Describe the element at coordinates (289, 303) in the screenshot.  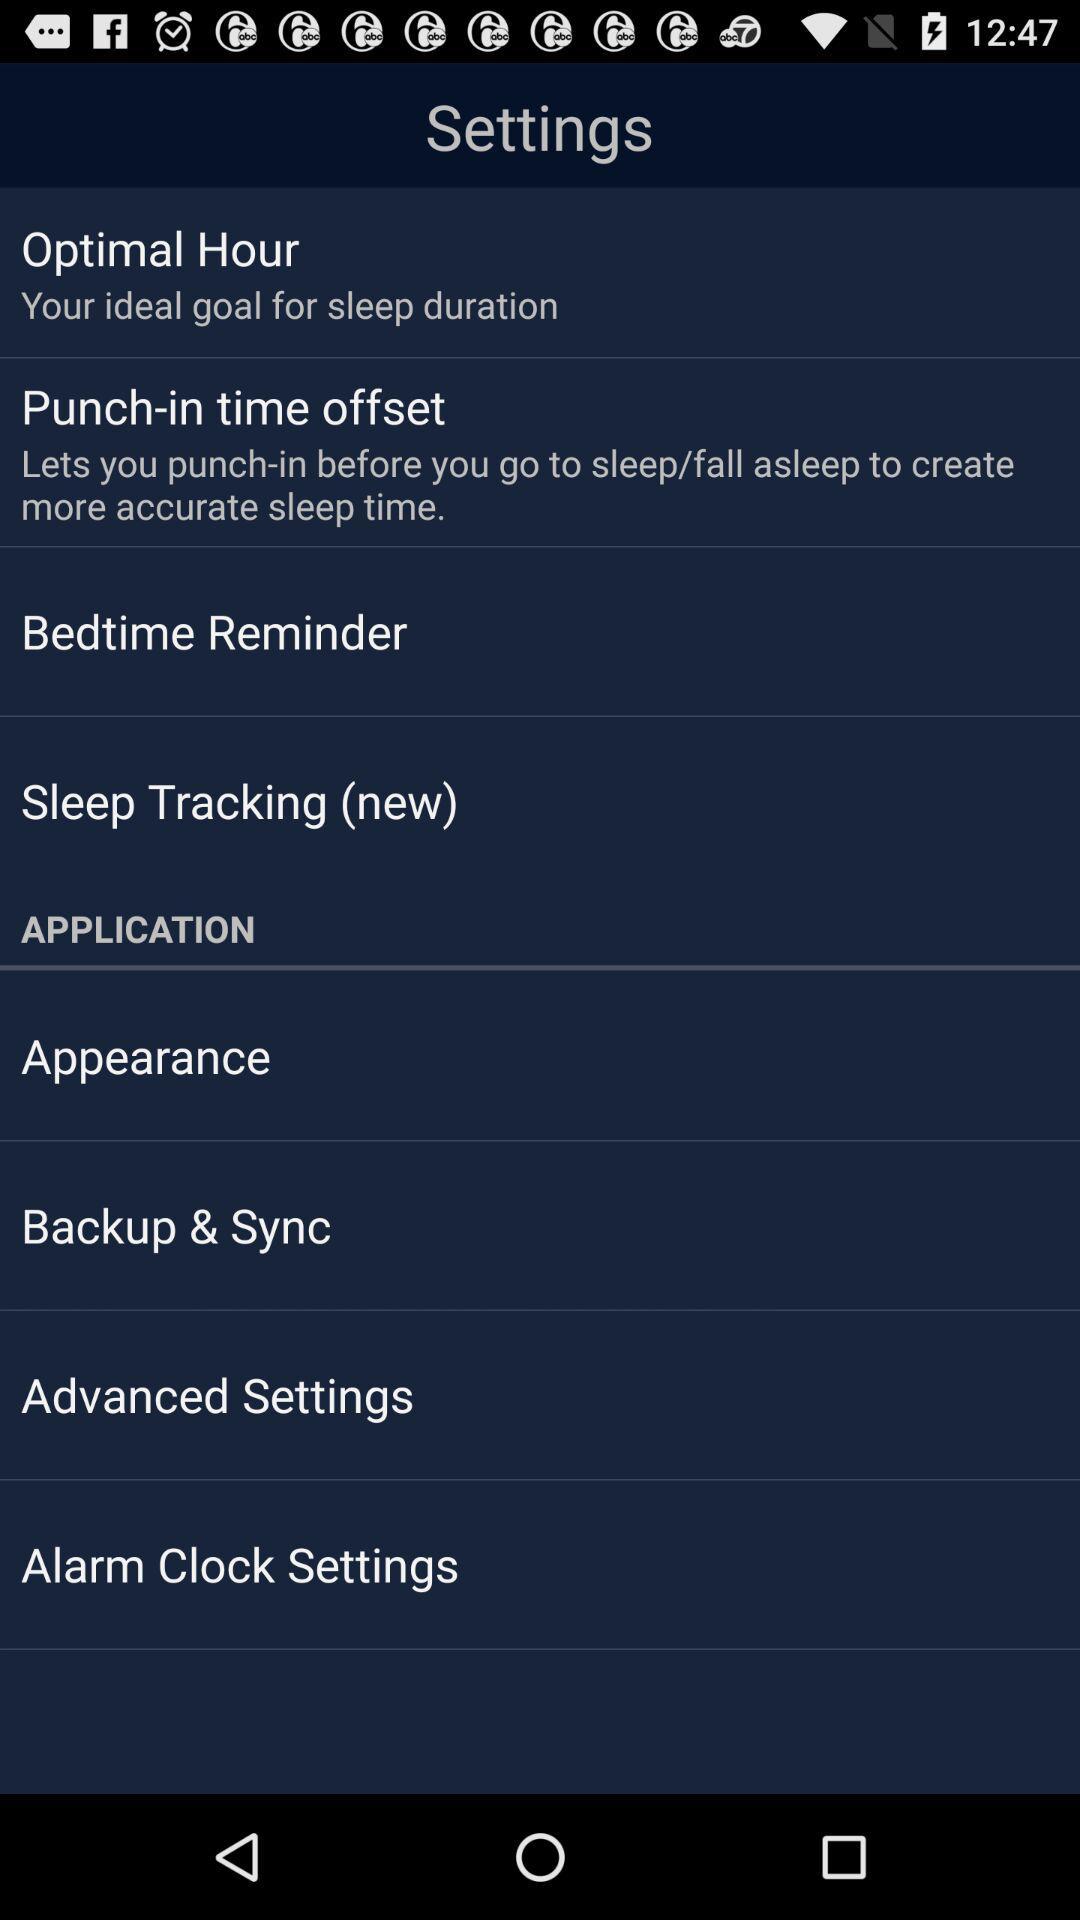
I see `the app below the optimal hour app` at that location.